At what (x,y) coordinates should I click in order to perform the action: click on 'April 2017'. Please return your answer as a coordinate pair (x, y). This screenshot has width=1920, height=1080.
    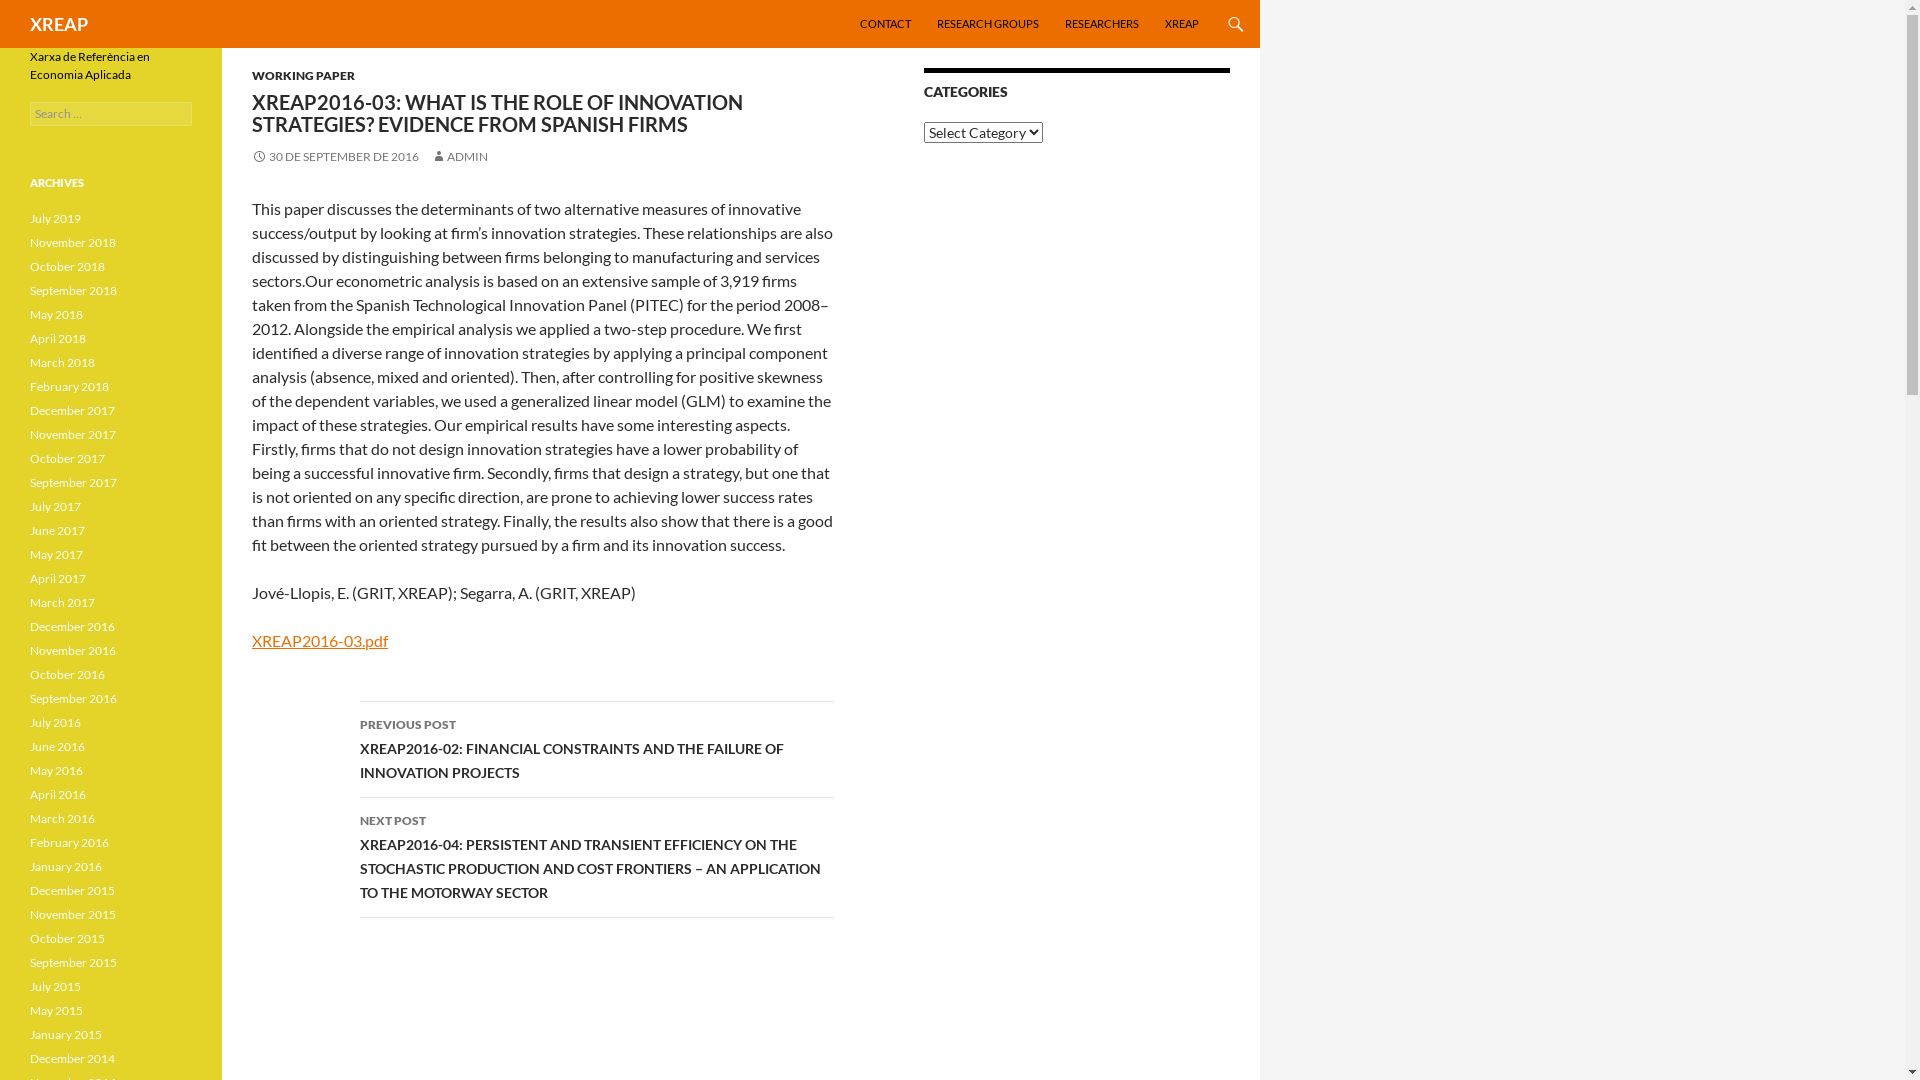
    Looking at the image, I should click on (57, 578).